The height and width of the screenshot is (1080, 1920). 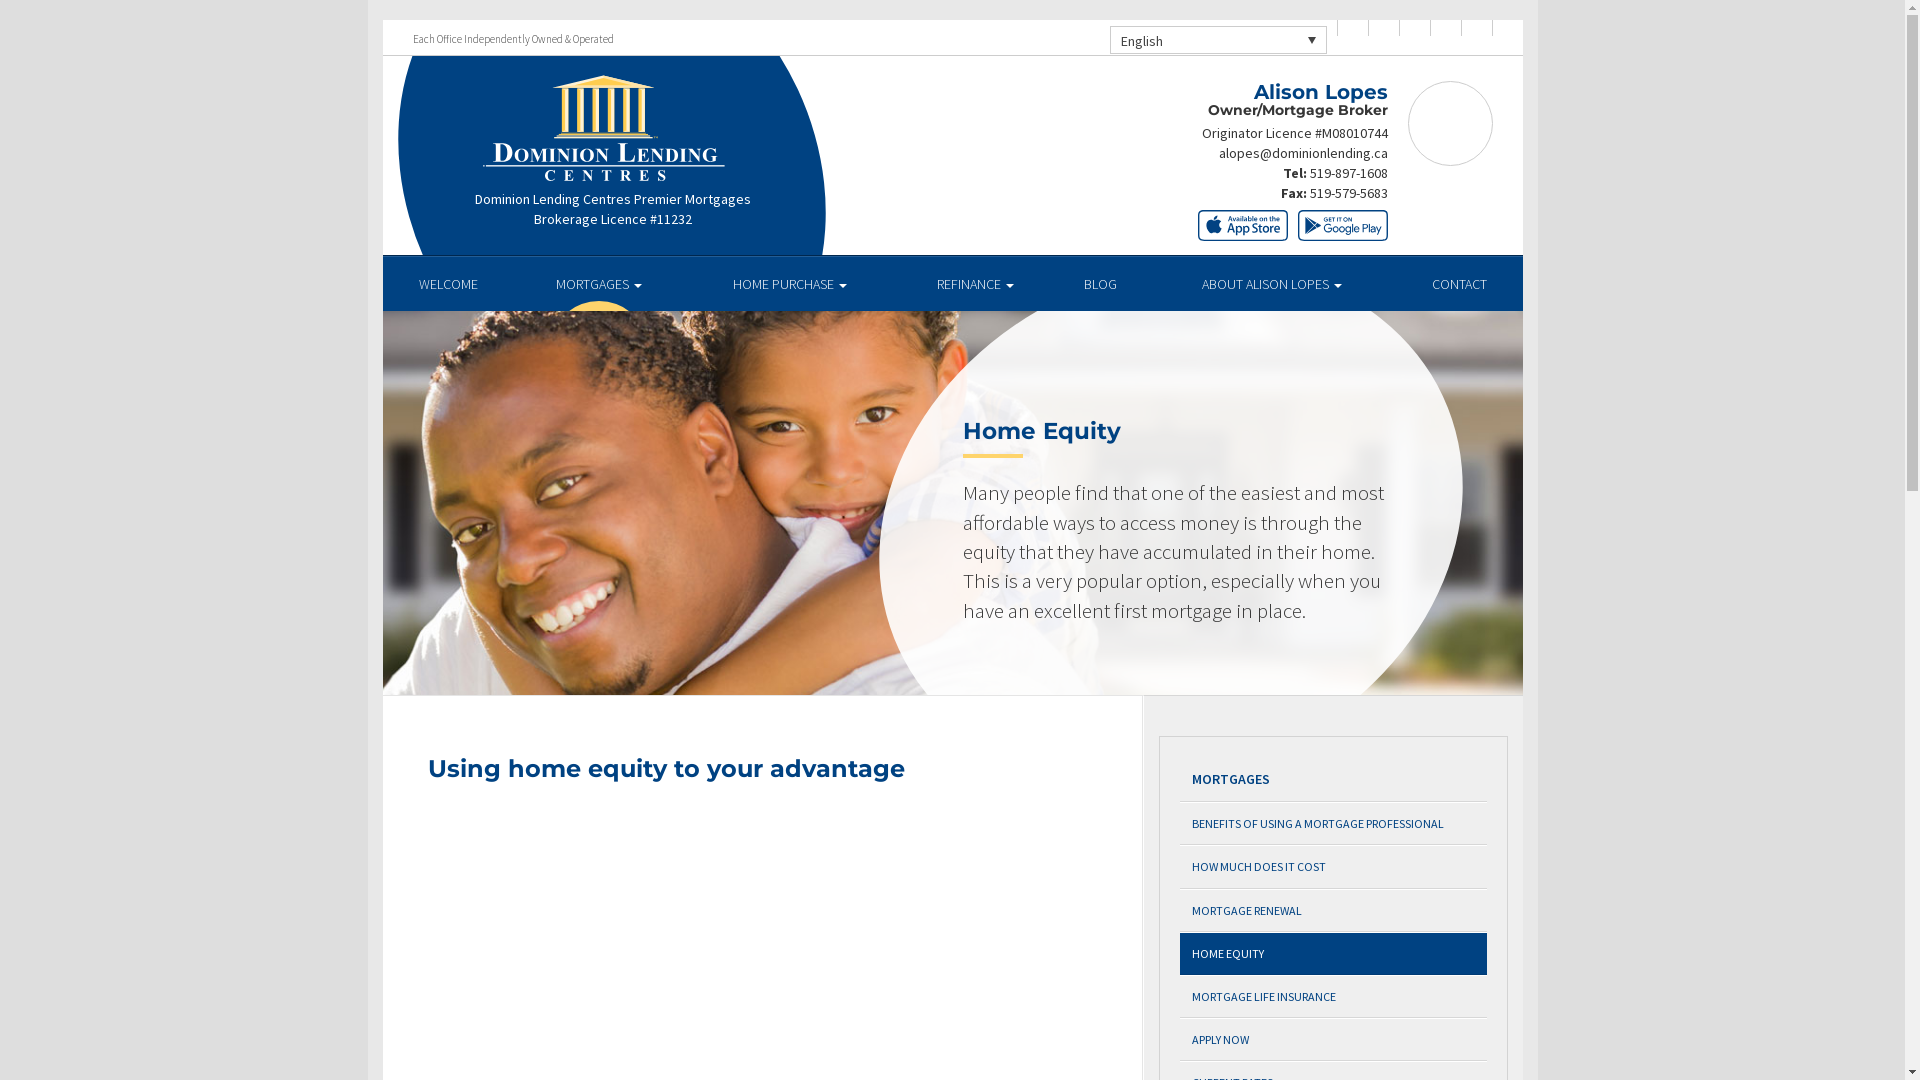 I want to click on 'MORTGAGES', so click(x=598, y=284).